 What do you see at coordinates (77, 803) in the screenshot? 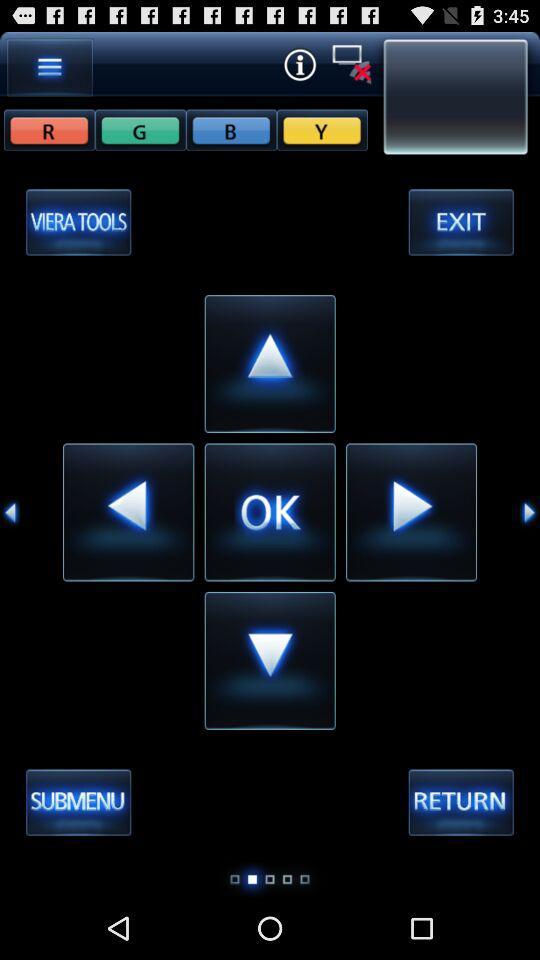
I see `submenu` at bounding box center [77, 803].